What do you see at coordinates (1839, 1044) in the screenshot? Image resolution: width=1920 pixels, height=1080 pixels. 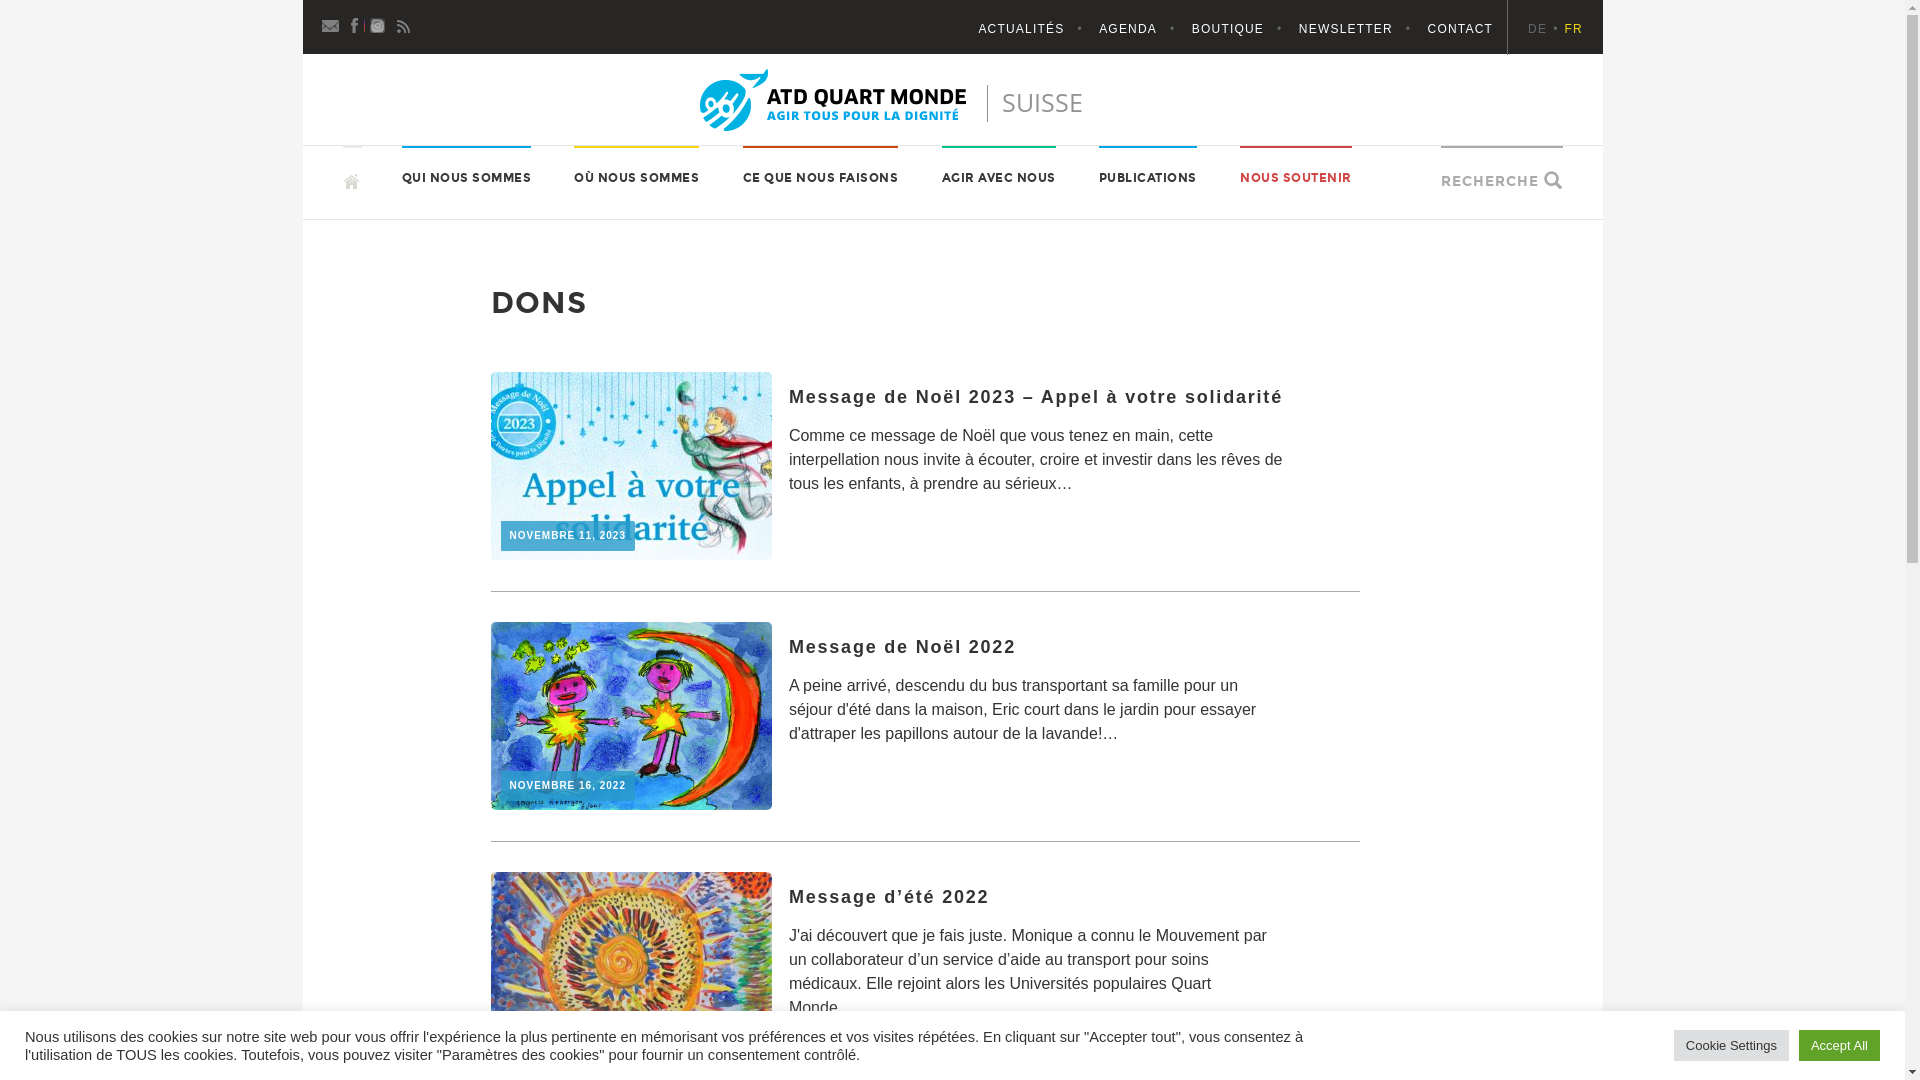 I see `'Accept All'` at bounding box center [1839, 1044].